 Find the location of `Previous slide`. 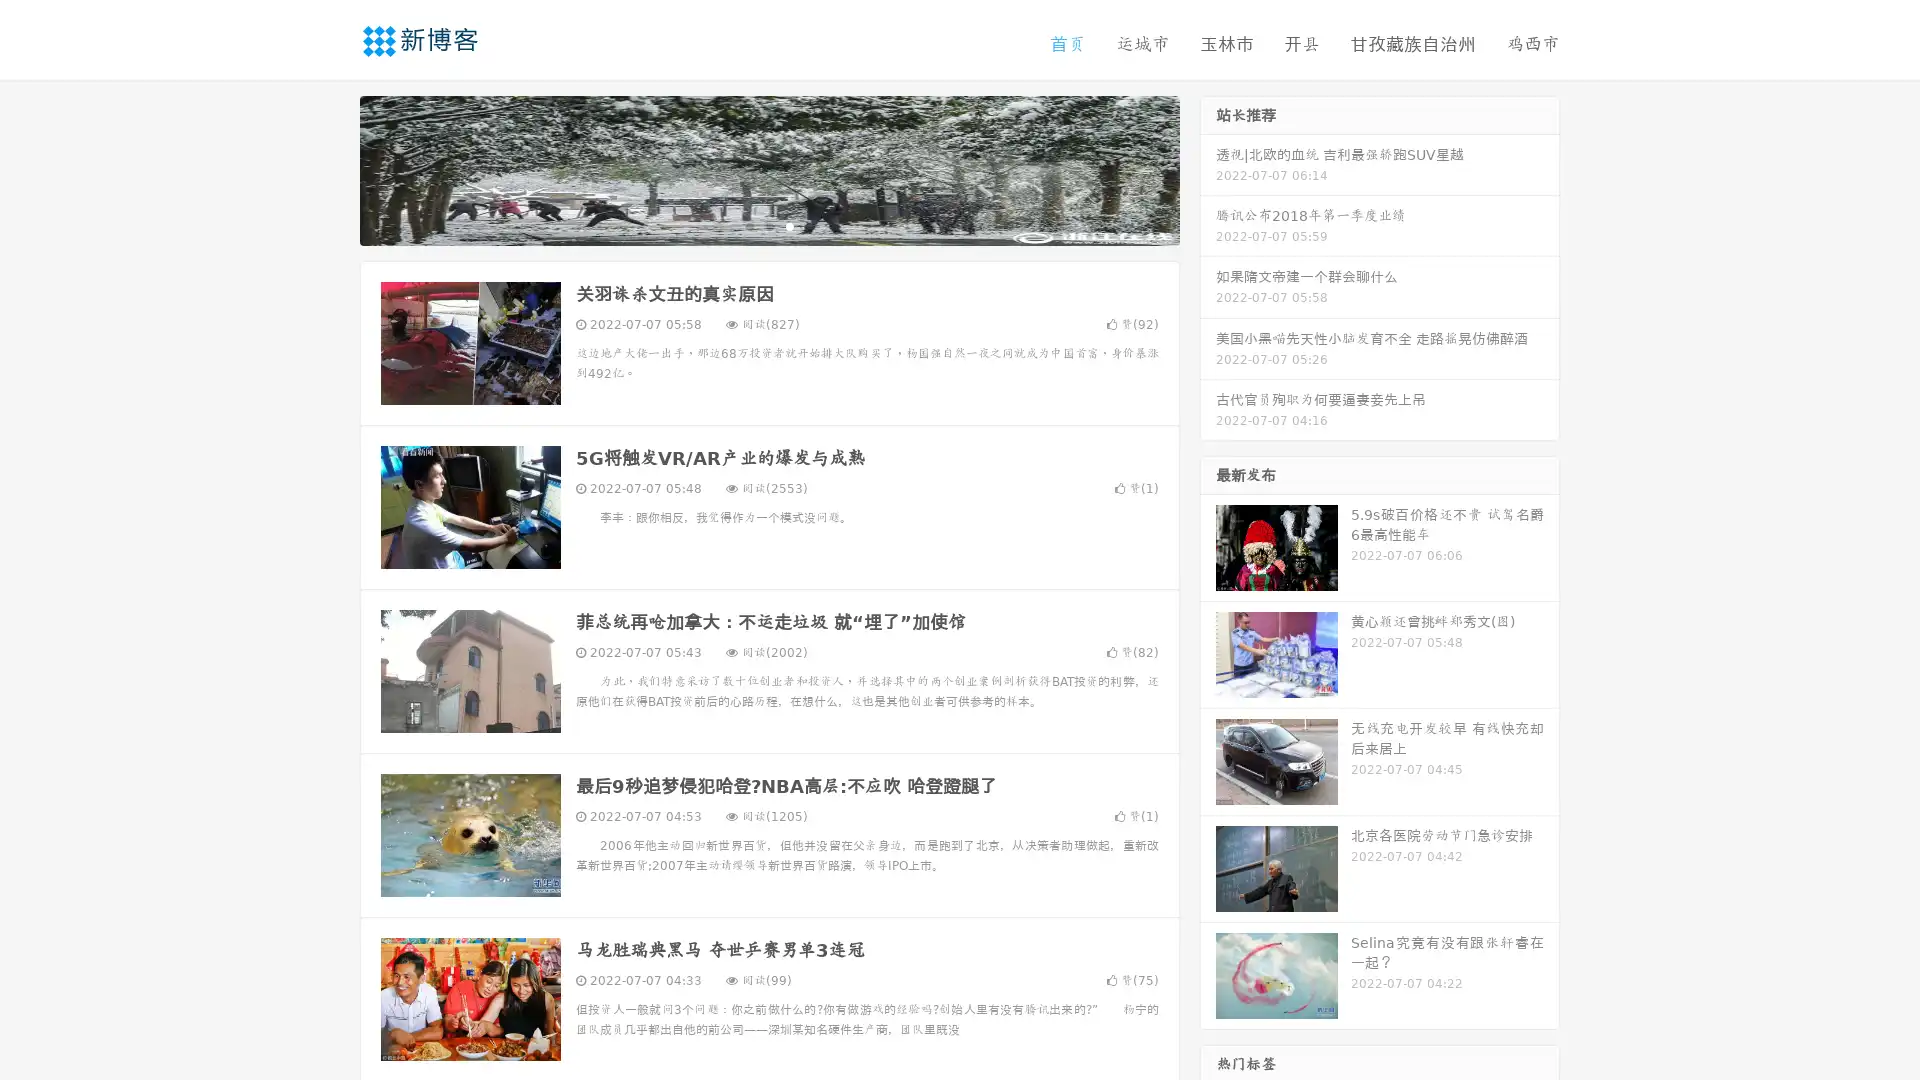

Previous slide is located at coordinates (330, 168).